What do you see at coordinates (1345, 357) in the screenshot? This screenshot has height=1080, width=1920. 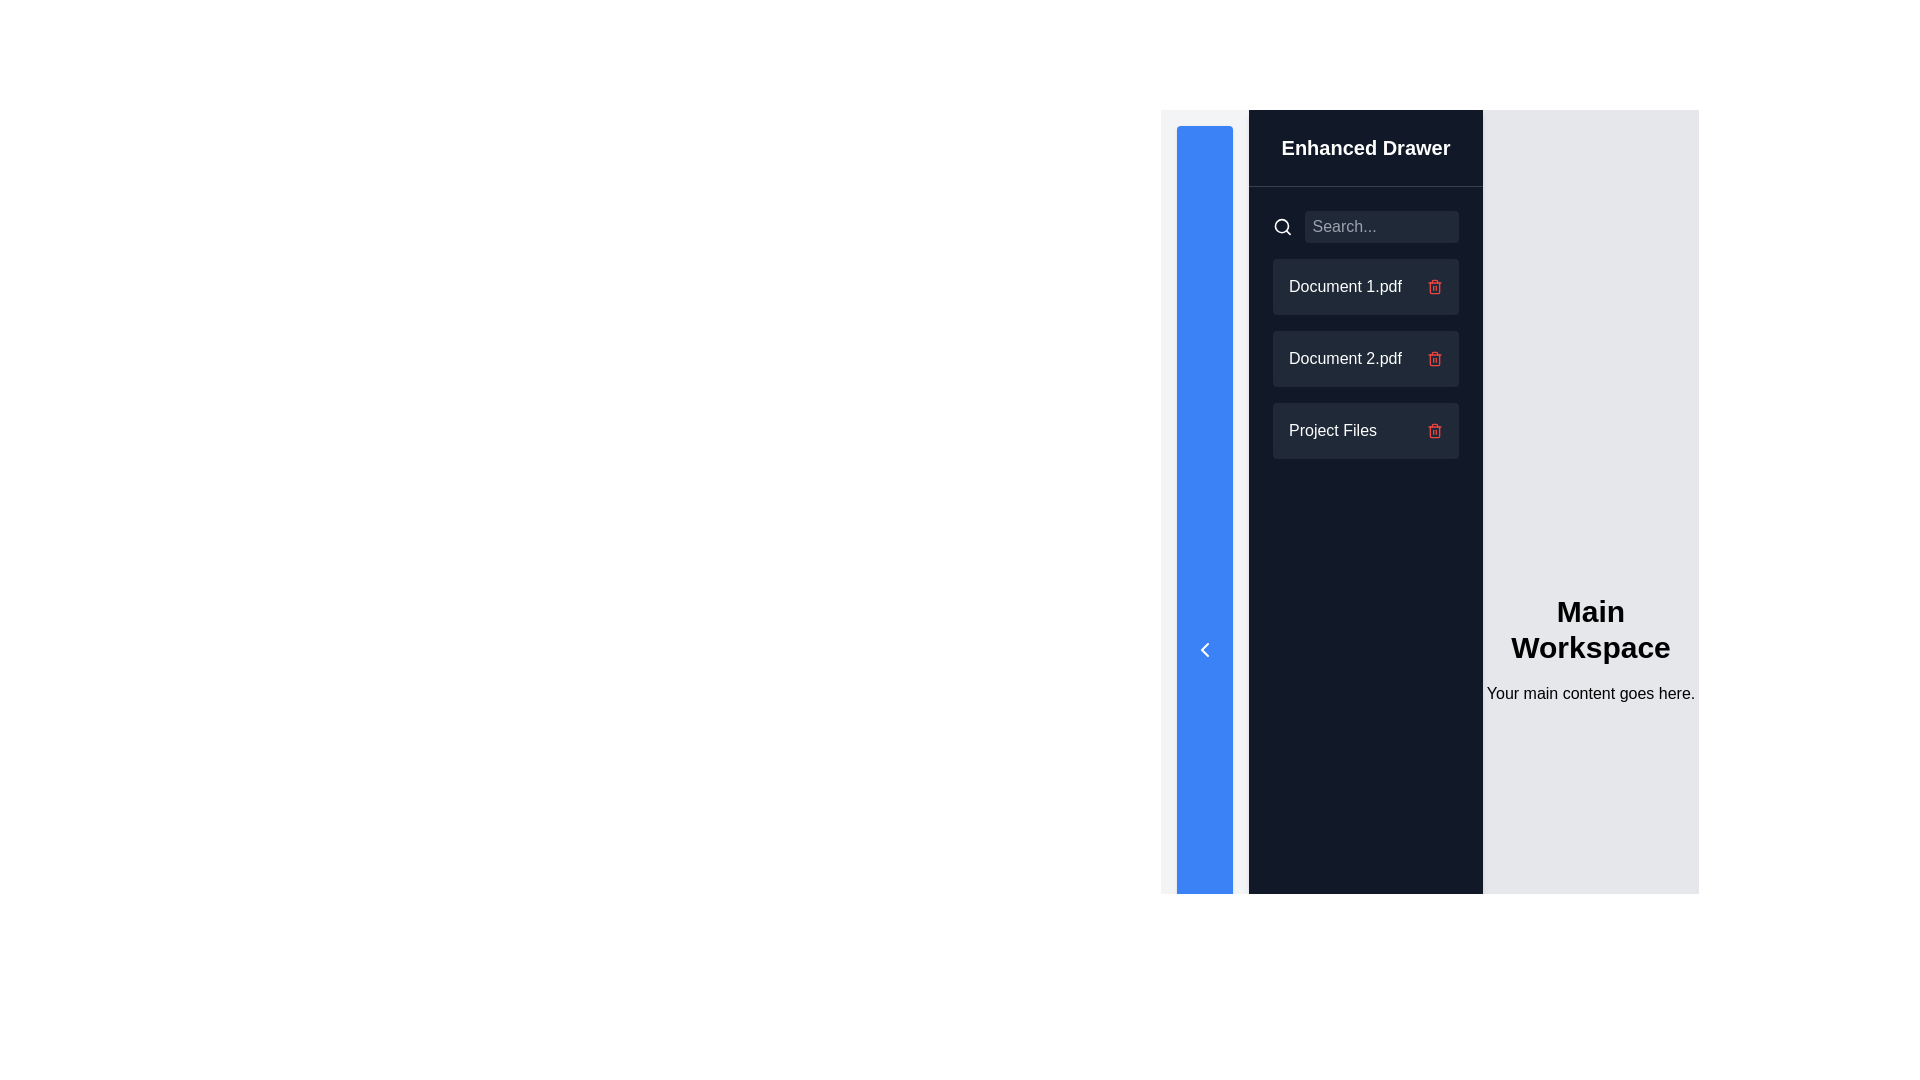 I see `the static text label displaying 'Document 2.pdf' in the Enhanced Drawer sidebar, positioned between 'Document 1.pdf' and 'Project Files'` at bounding box center [1345, 357].